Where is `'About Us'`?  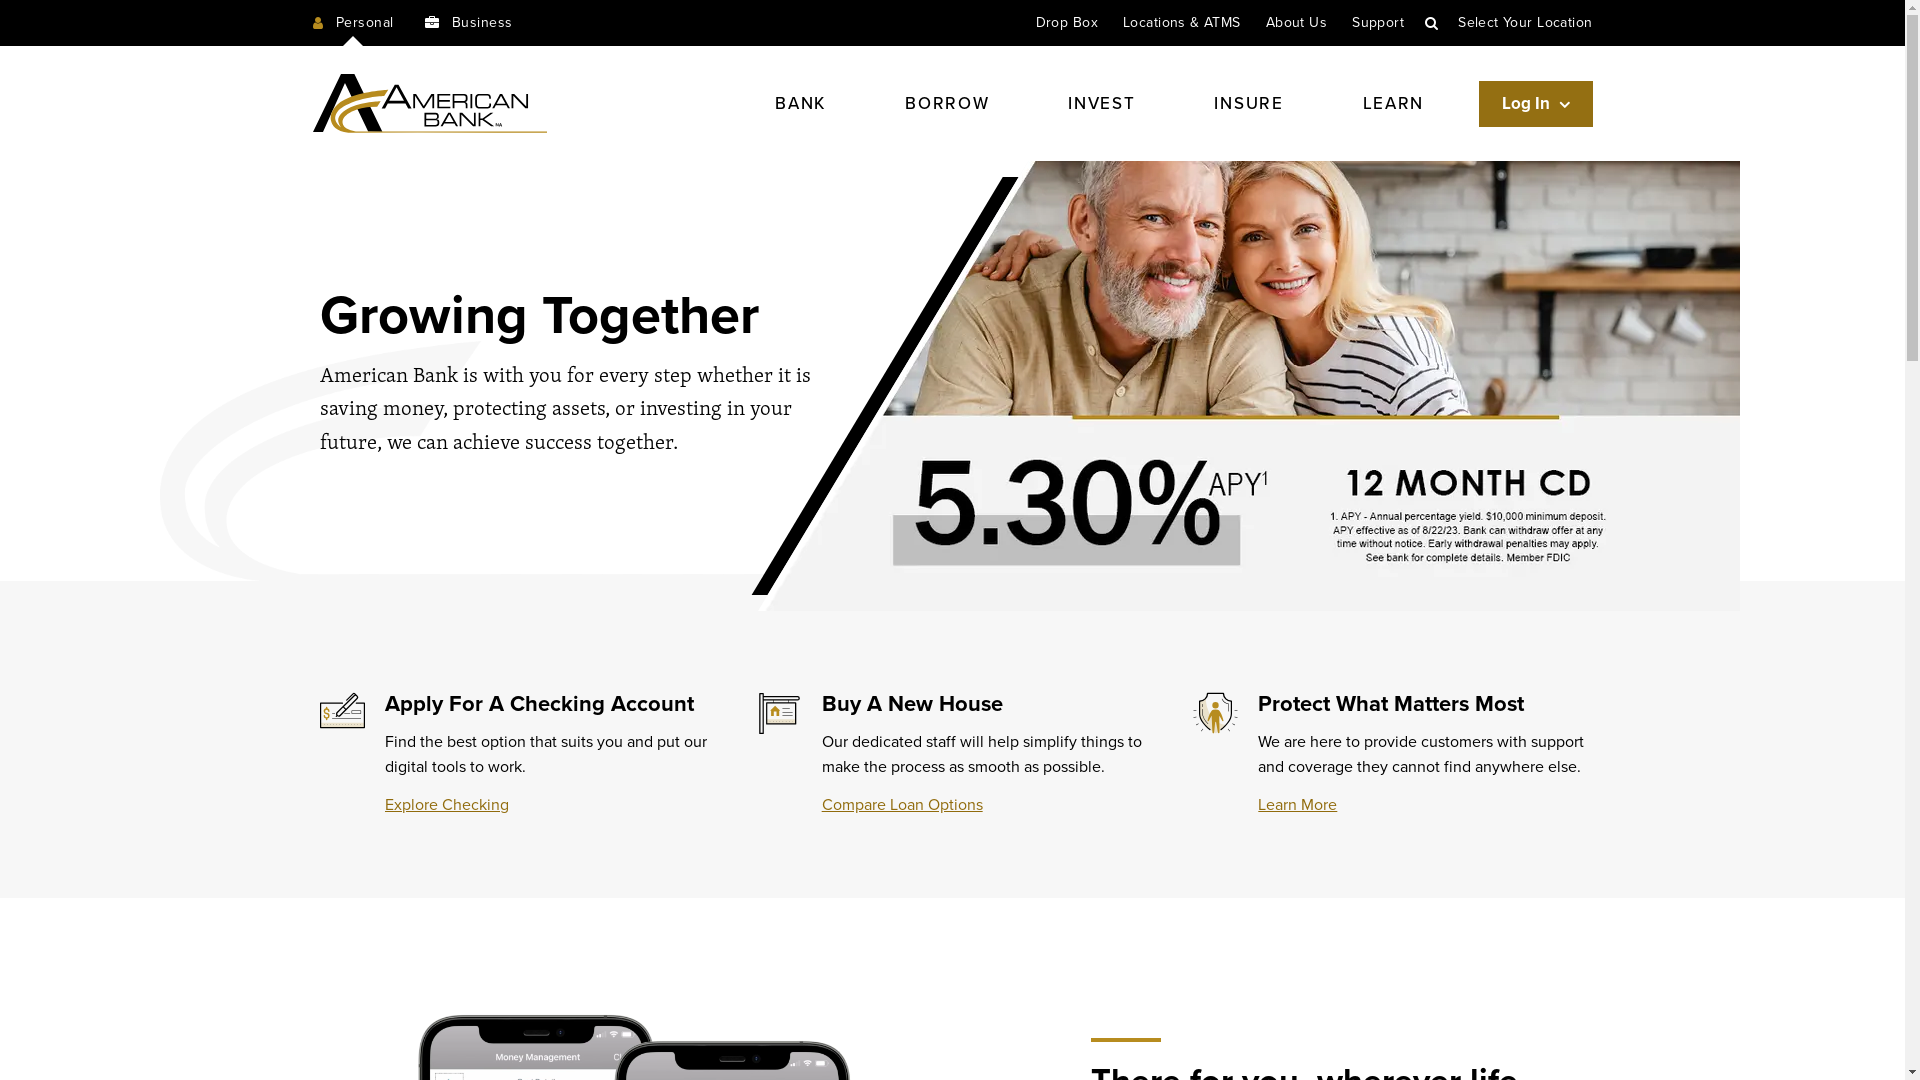 'About Us' is located at coordinates (1296, 22).